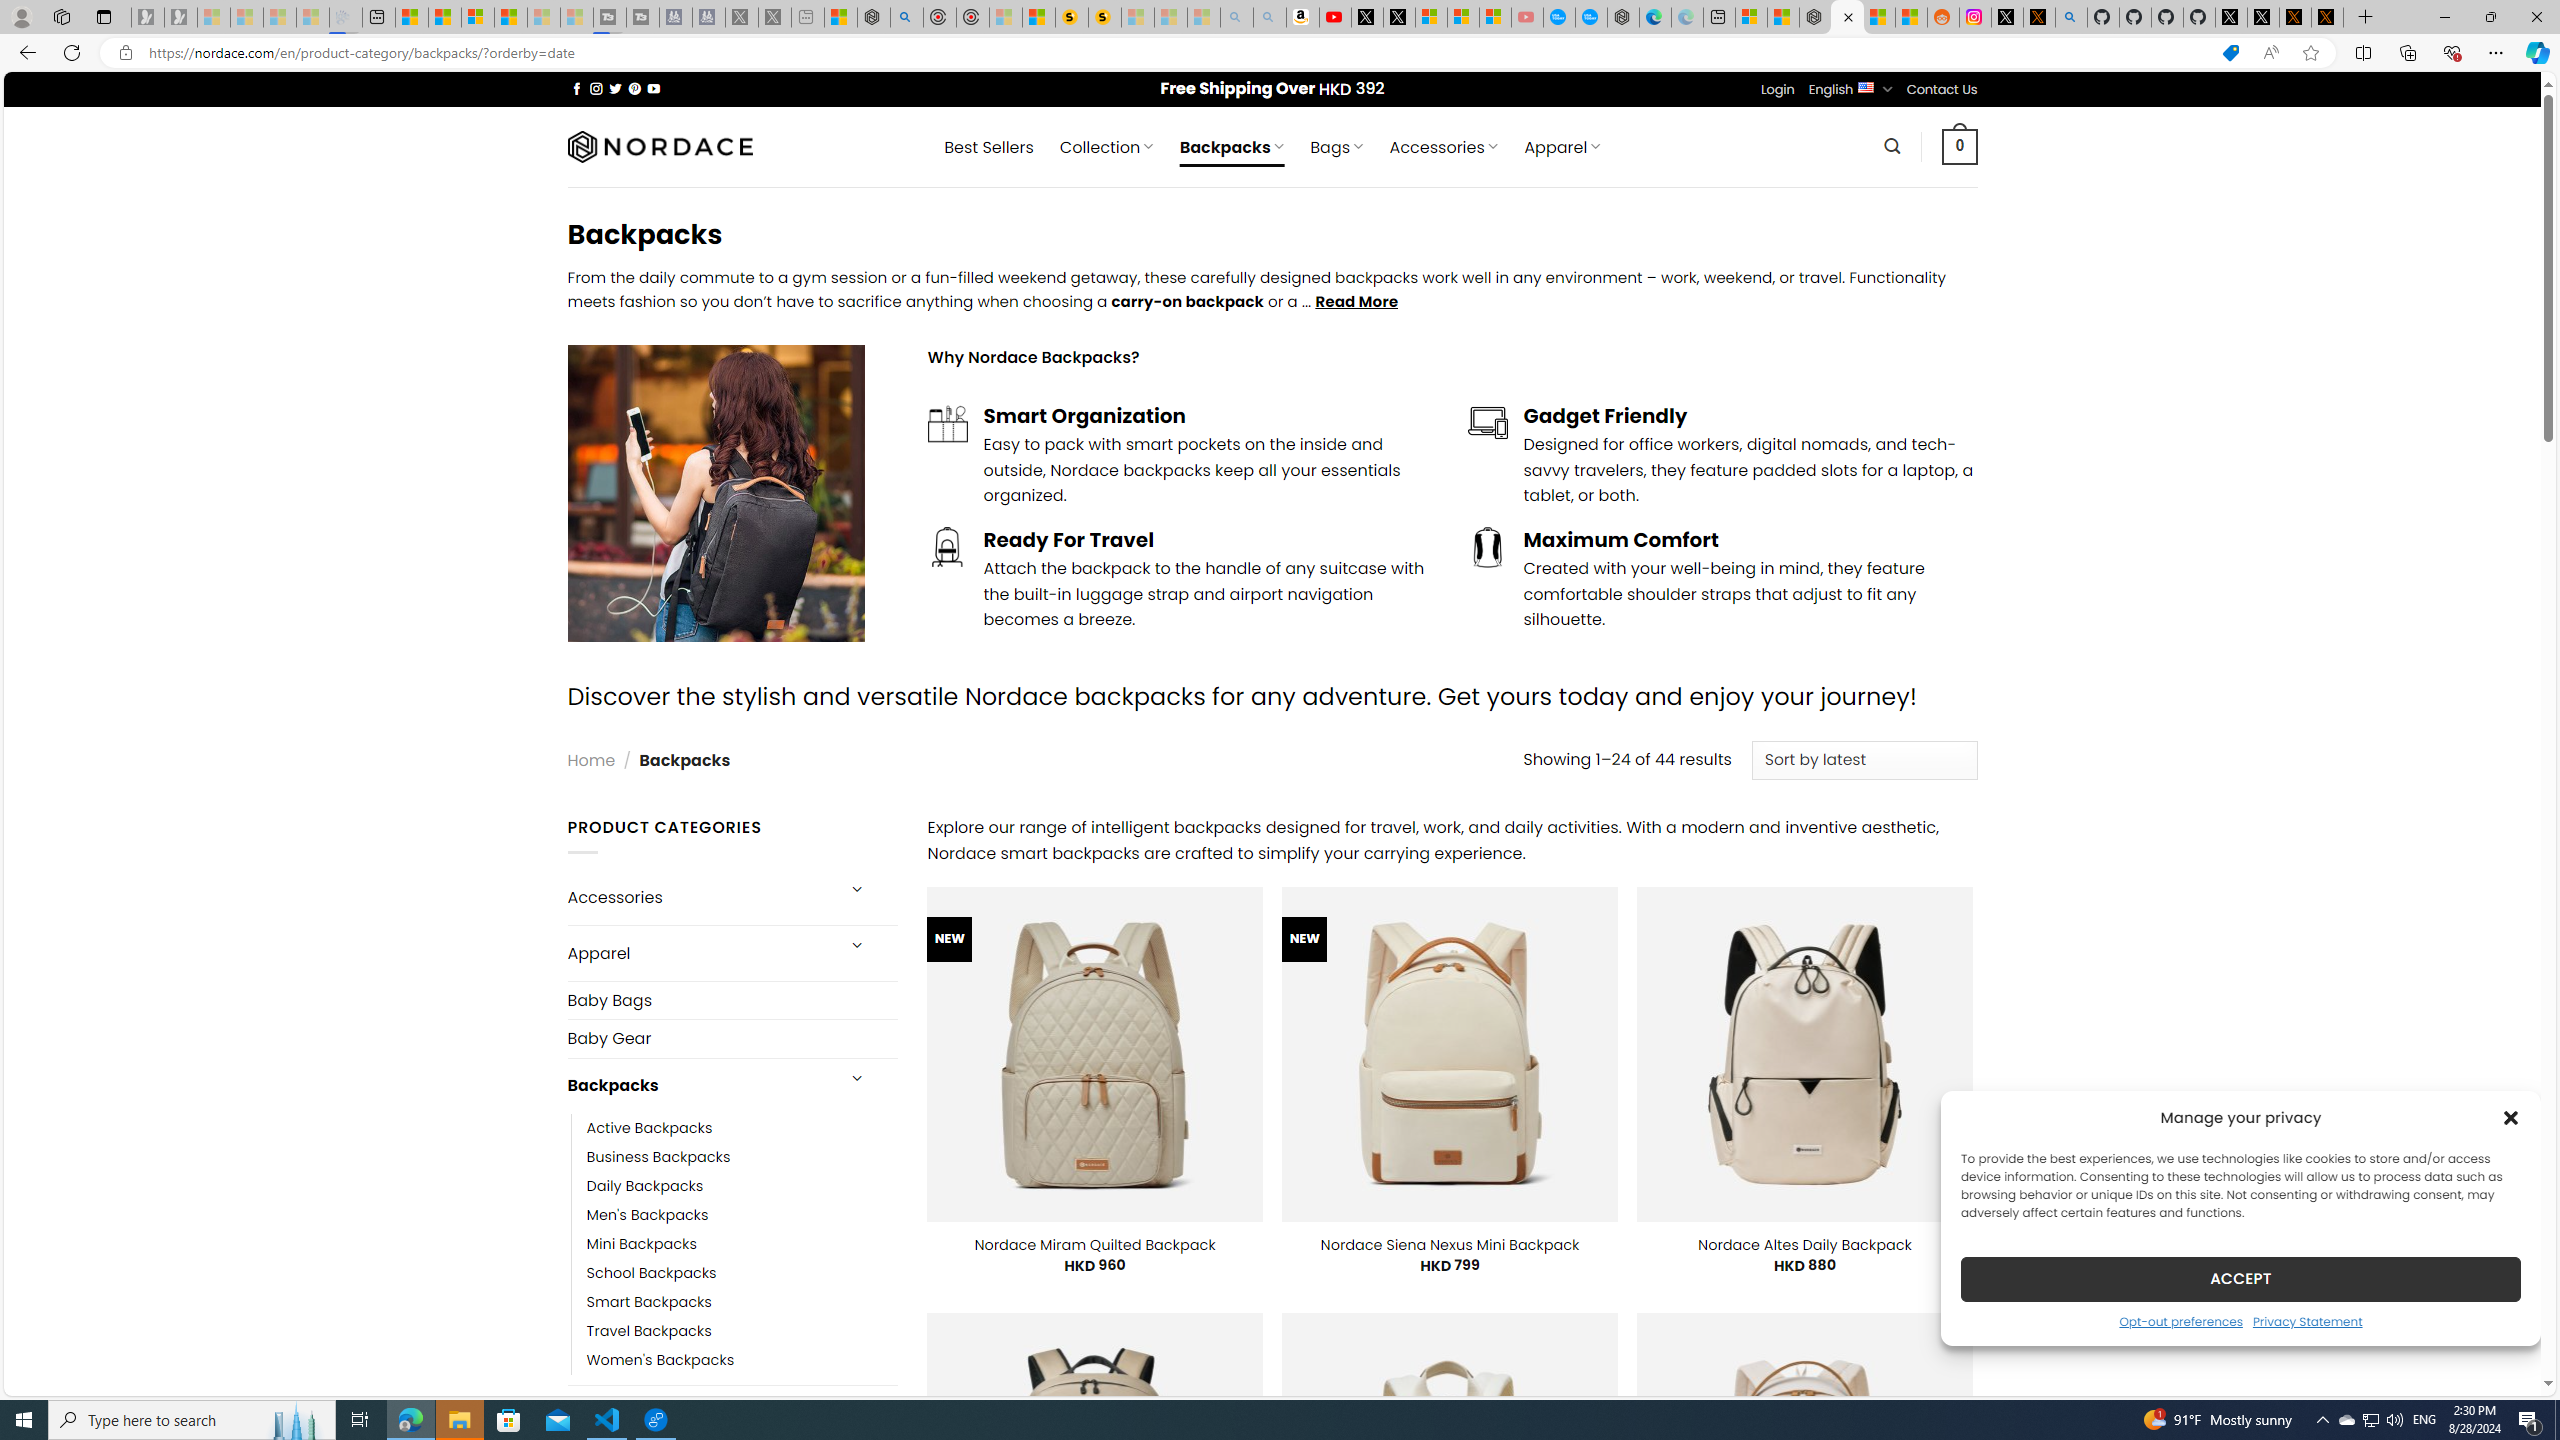  I want to click on 'Smart Backpacks', so click(648, 1302).